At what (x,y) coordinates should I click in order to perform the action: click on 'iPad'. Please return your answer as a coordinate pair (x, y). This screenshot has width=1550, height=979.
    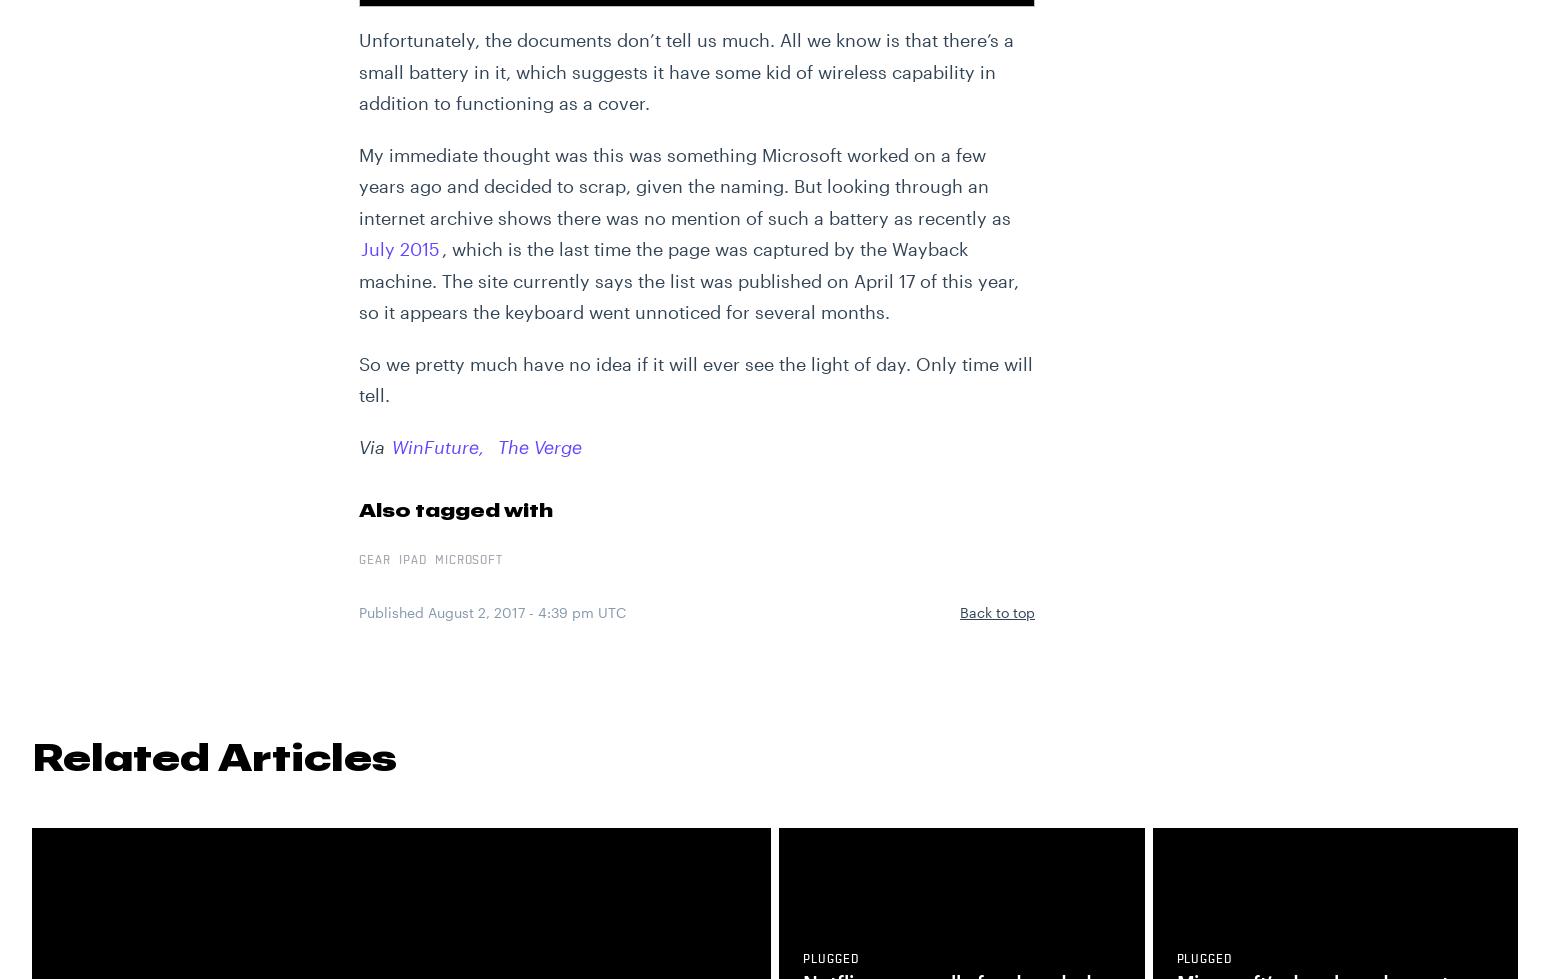
    Looking at the image, I should click on (411, 559).